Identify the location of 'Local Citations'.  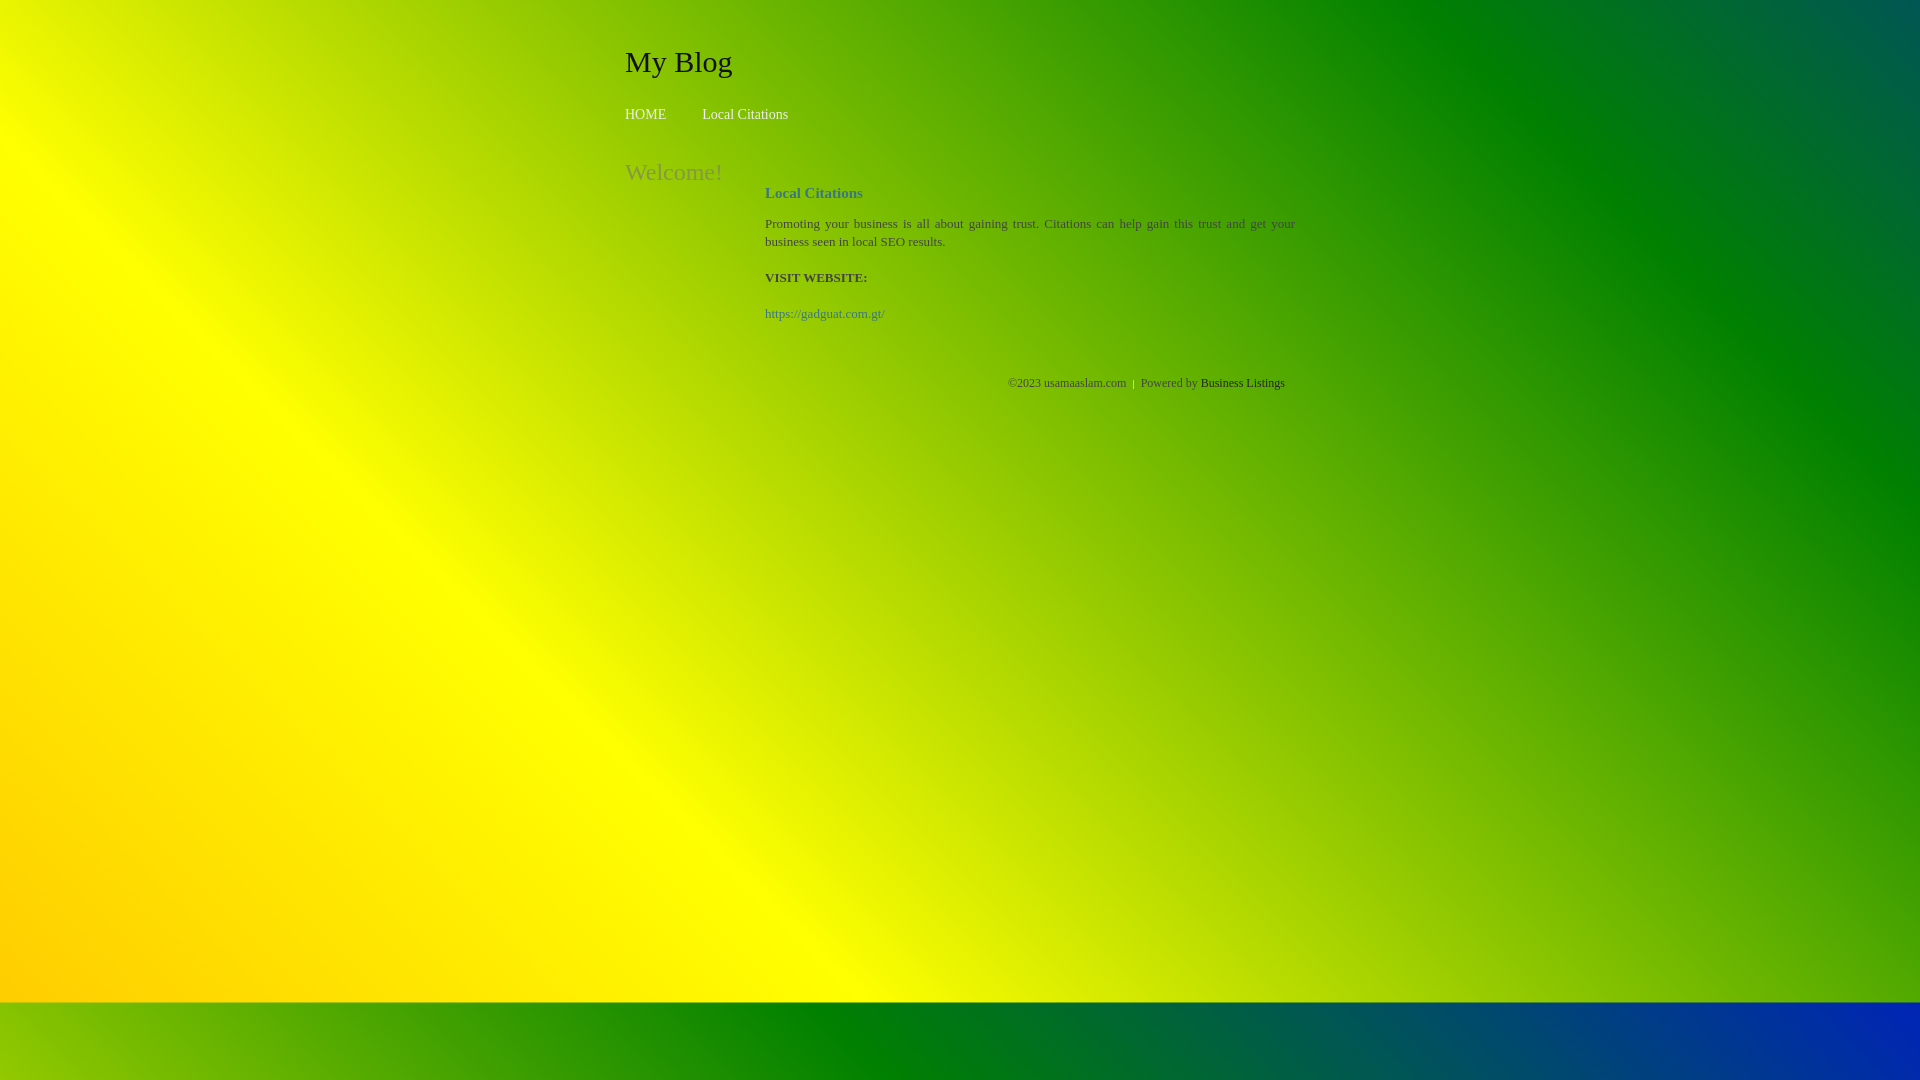
(701, 114).